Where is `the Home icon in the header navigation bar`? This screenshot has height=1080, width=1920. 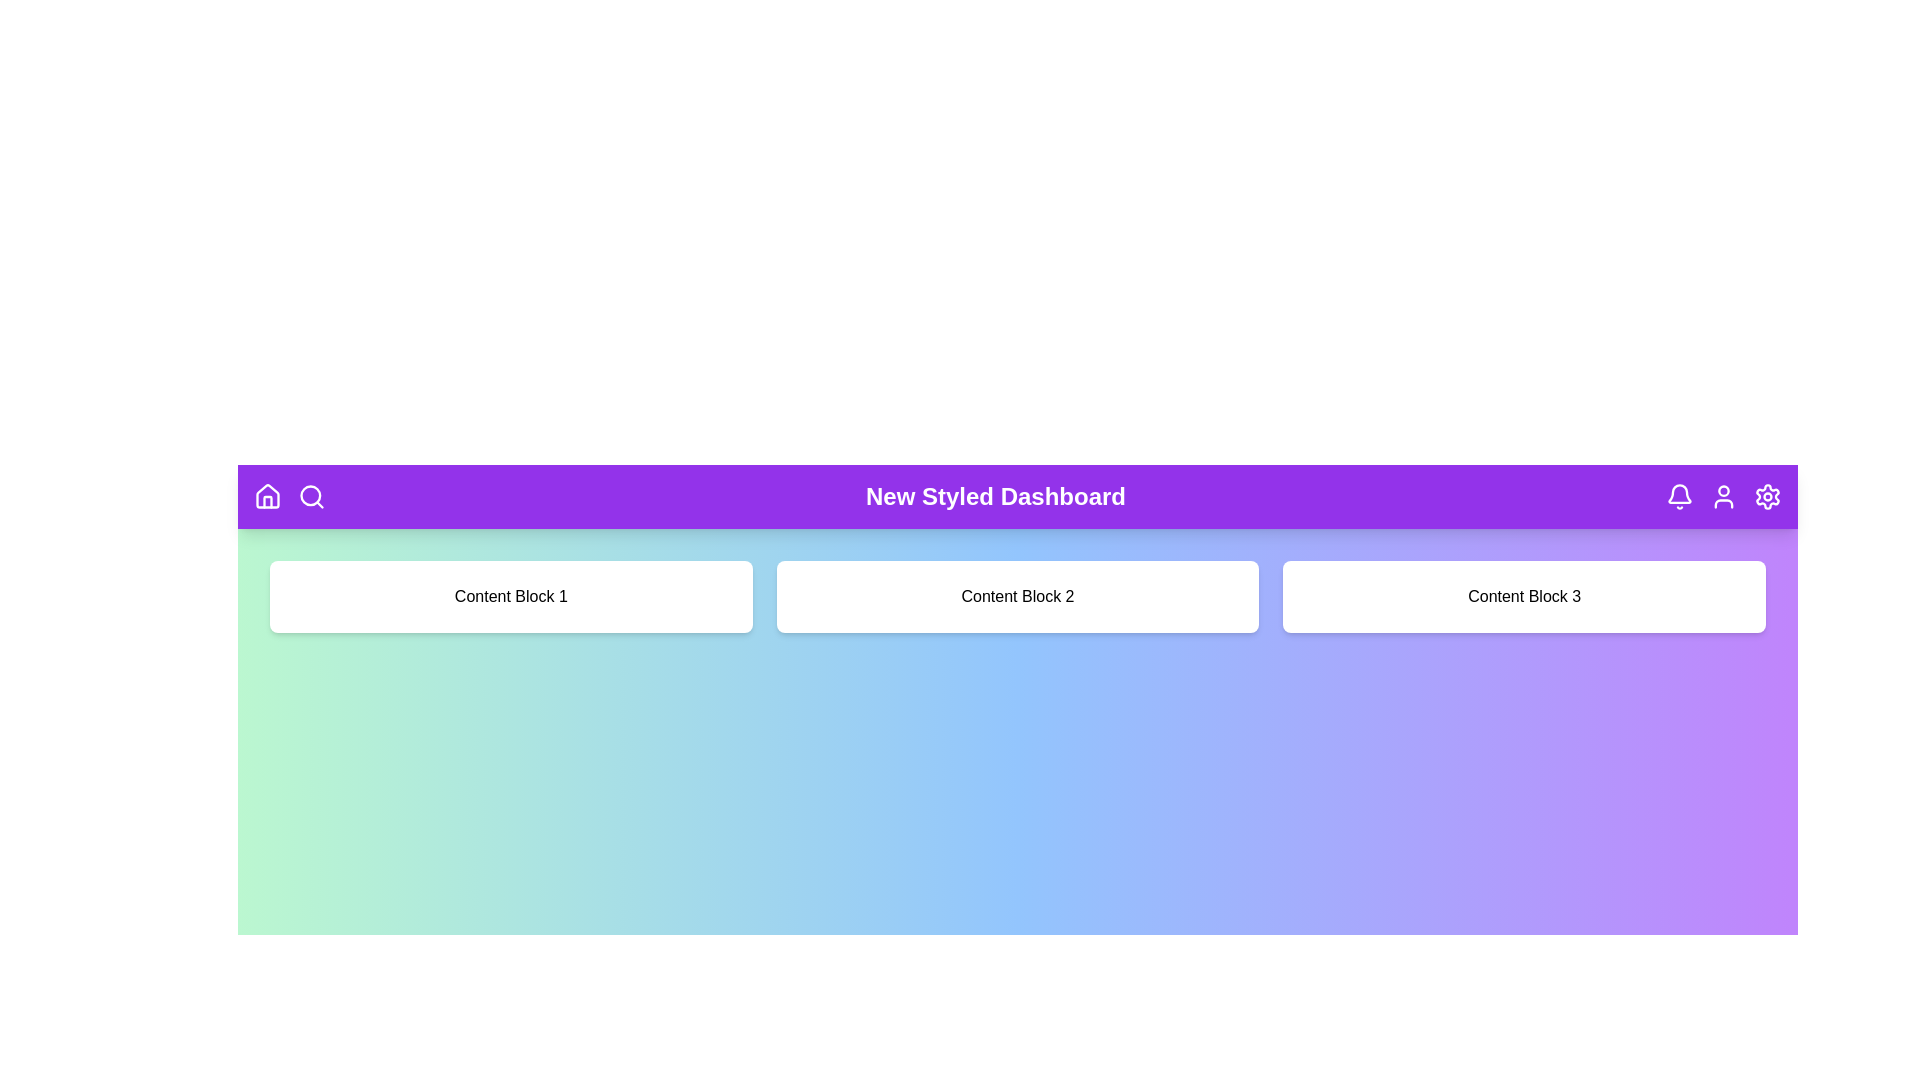
the Home icon in the header navigation bar is located at coordinates (267, 496).